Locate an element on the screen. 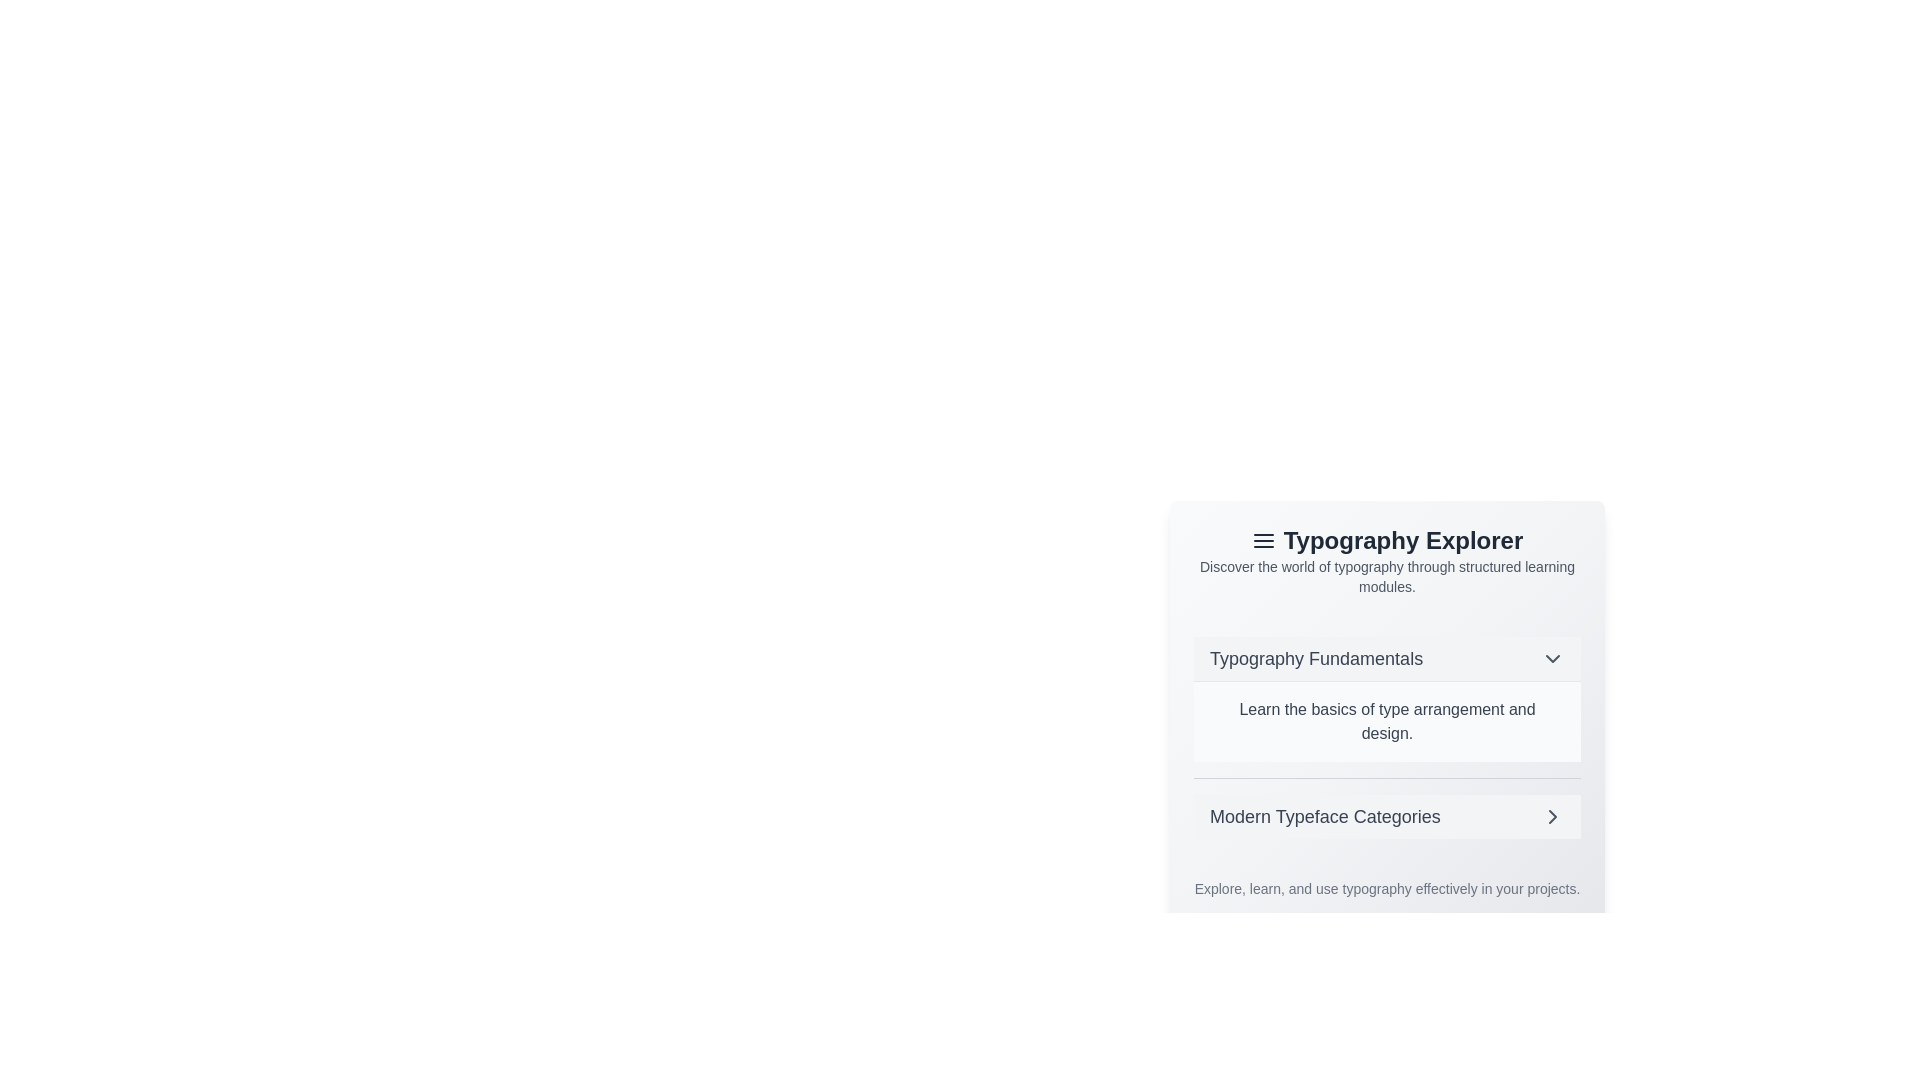  the 'Modern Typeface Categories' button, which is a rectangular light gray button located below the 'Typography Fundamentals' item in the 'Typography Explorer' module is located at coordinates (1386, 816).